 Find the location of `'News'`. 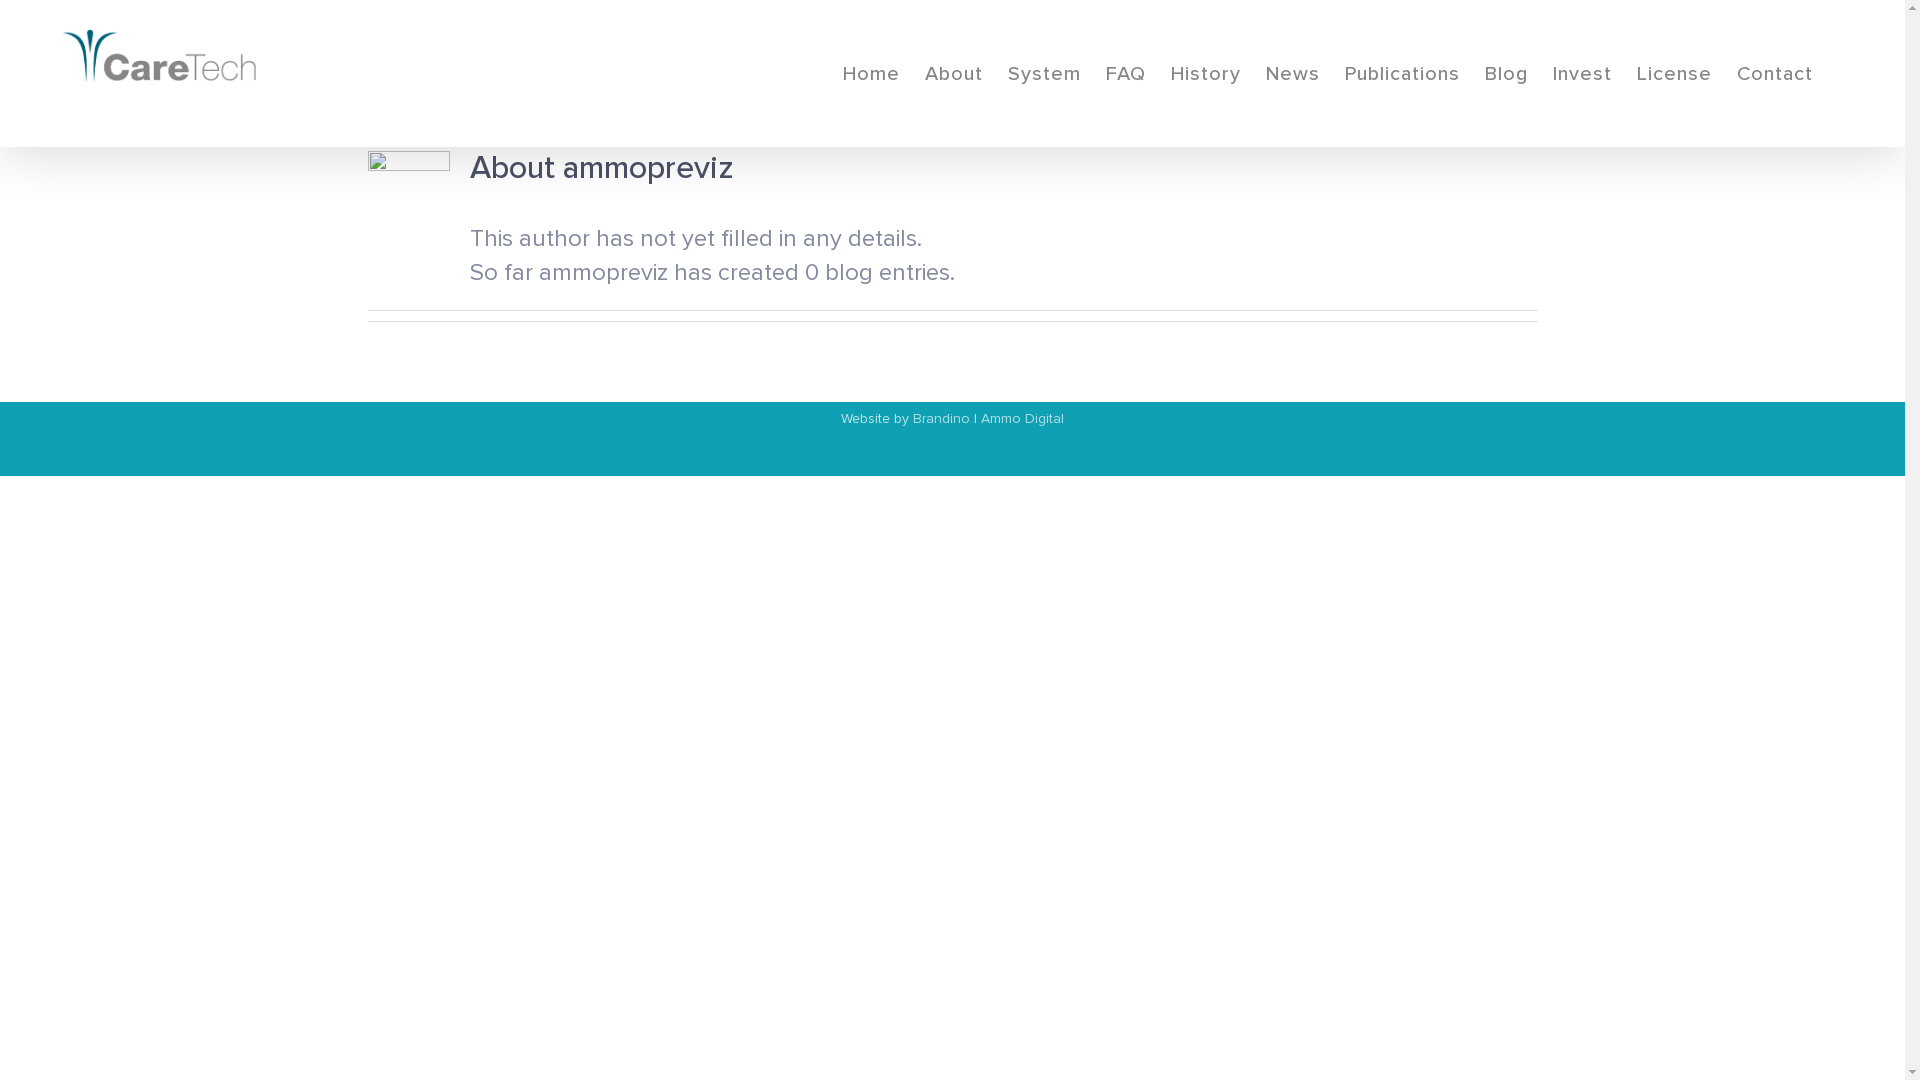

'News' is located at coordinates (1292, 72).